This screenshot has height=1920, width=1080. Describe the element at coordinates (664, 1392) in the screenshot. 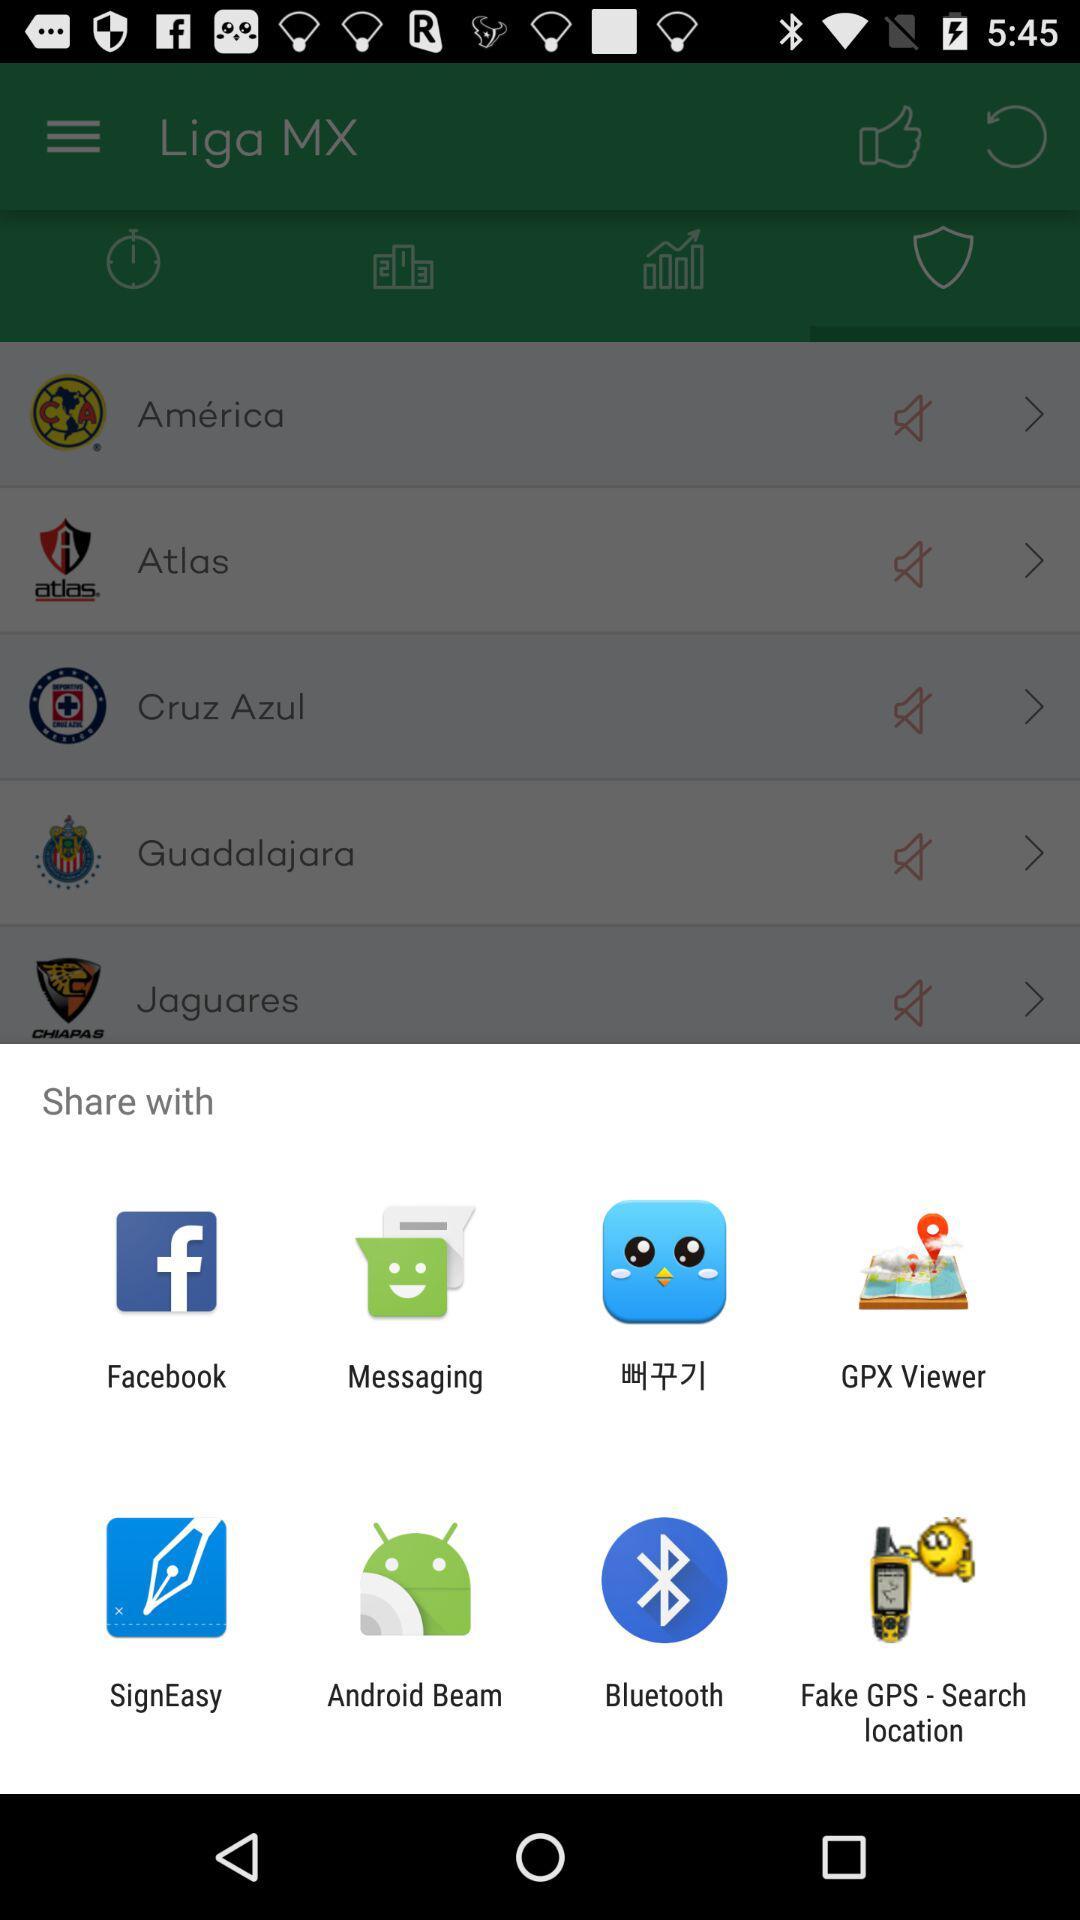

I see `app to the left of gpx viewer app` at that location.